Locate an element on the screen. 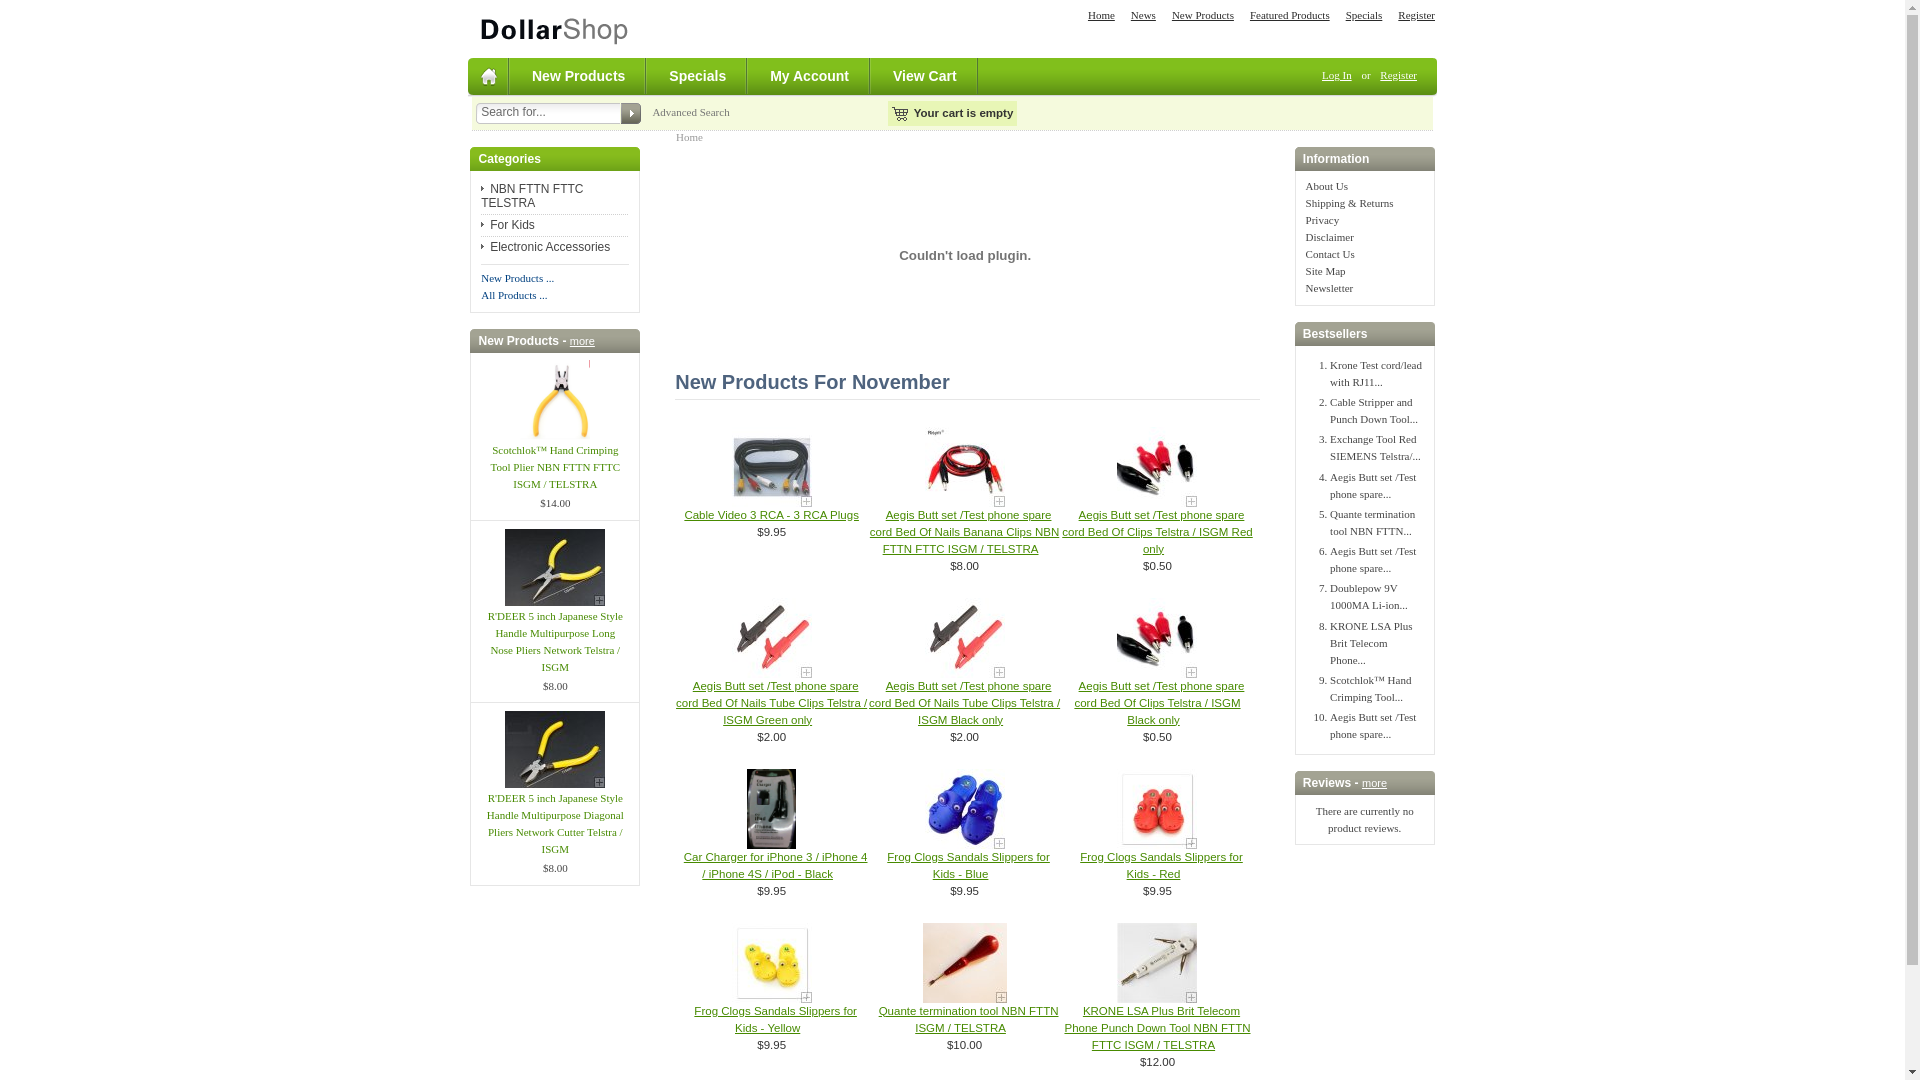 This screenshot has width=1920, height=1080. 'Krone Test cord/lead with RJ11...' is located at coordinates (1375, 373).